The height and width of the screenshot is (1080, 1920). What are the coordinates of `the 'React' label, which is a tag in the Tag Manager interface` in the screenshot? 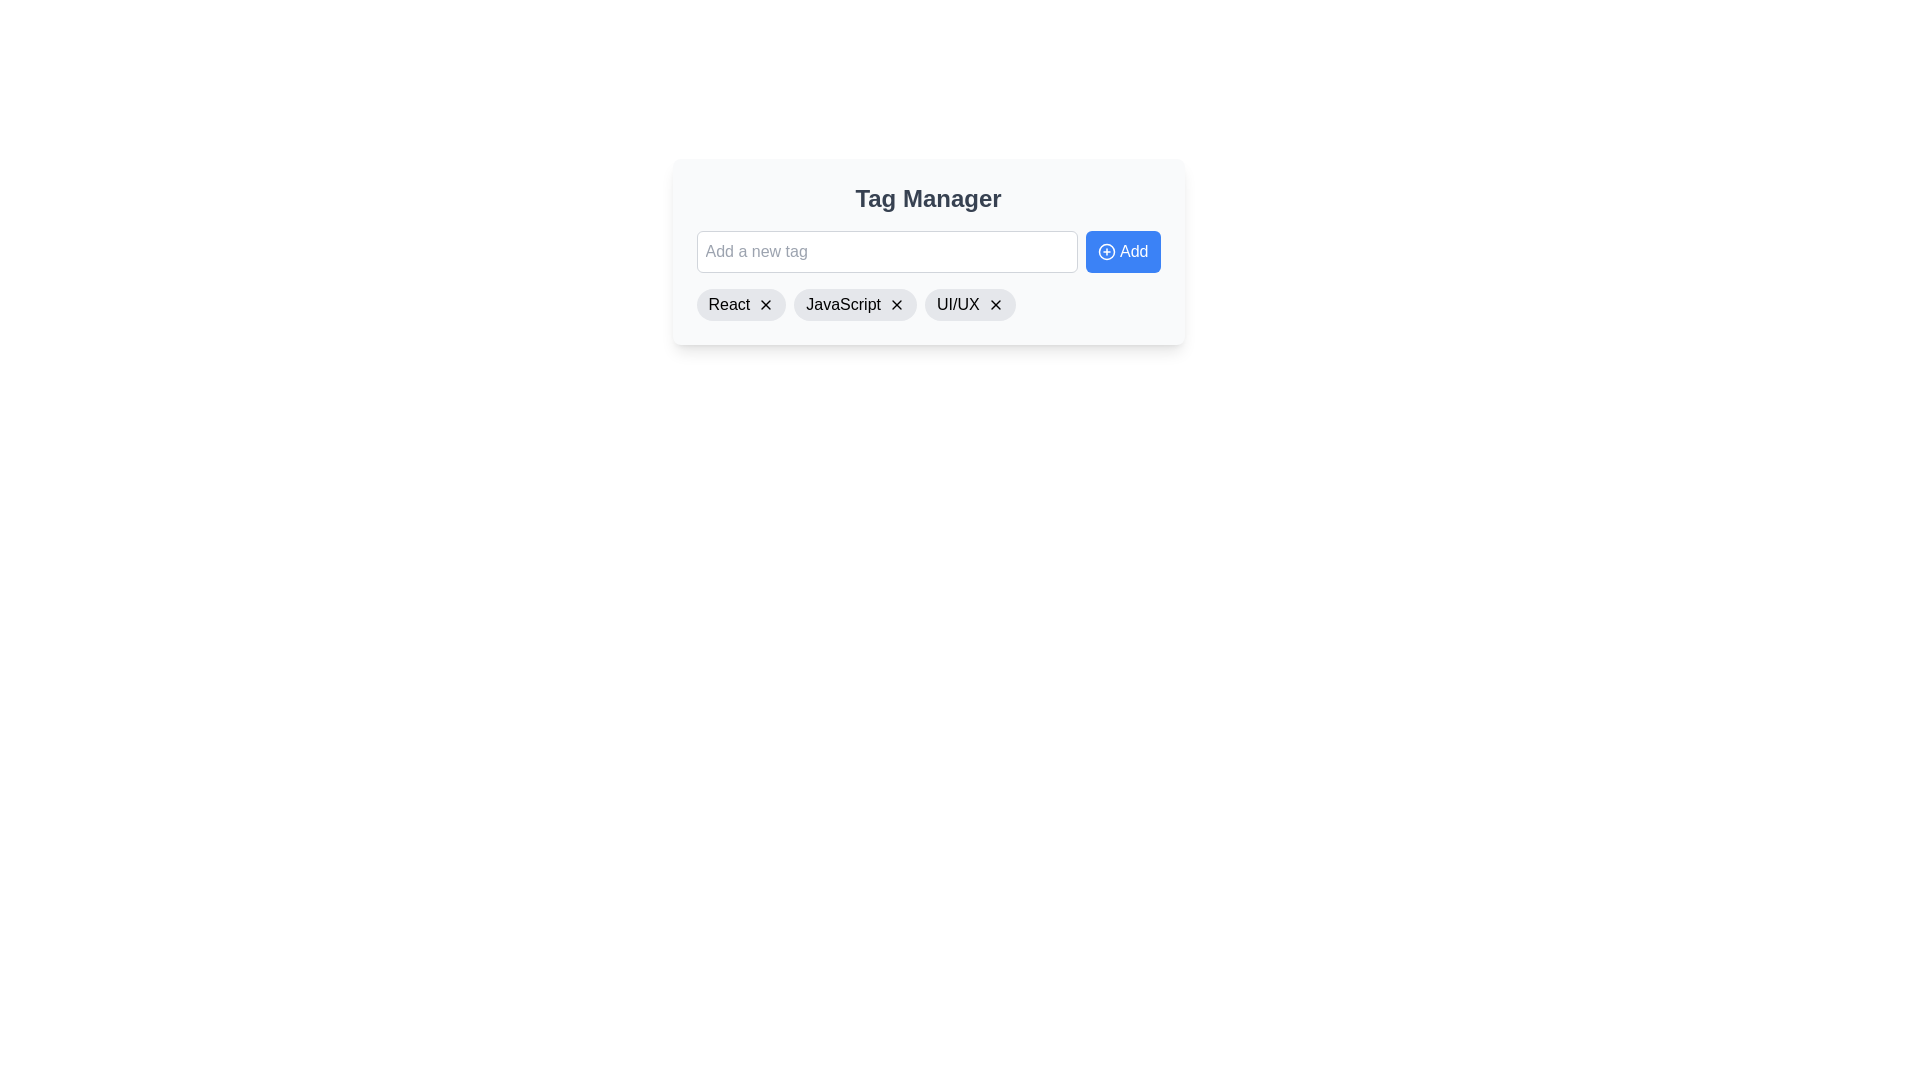 It's located at (728, 304).